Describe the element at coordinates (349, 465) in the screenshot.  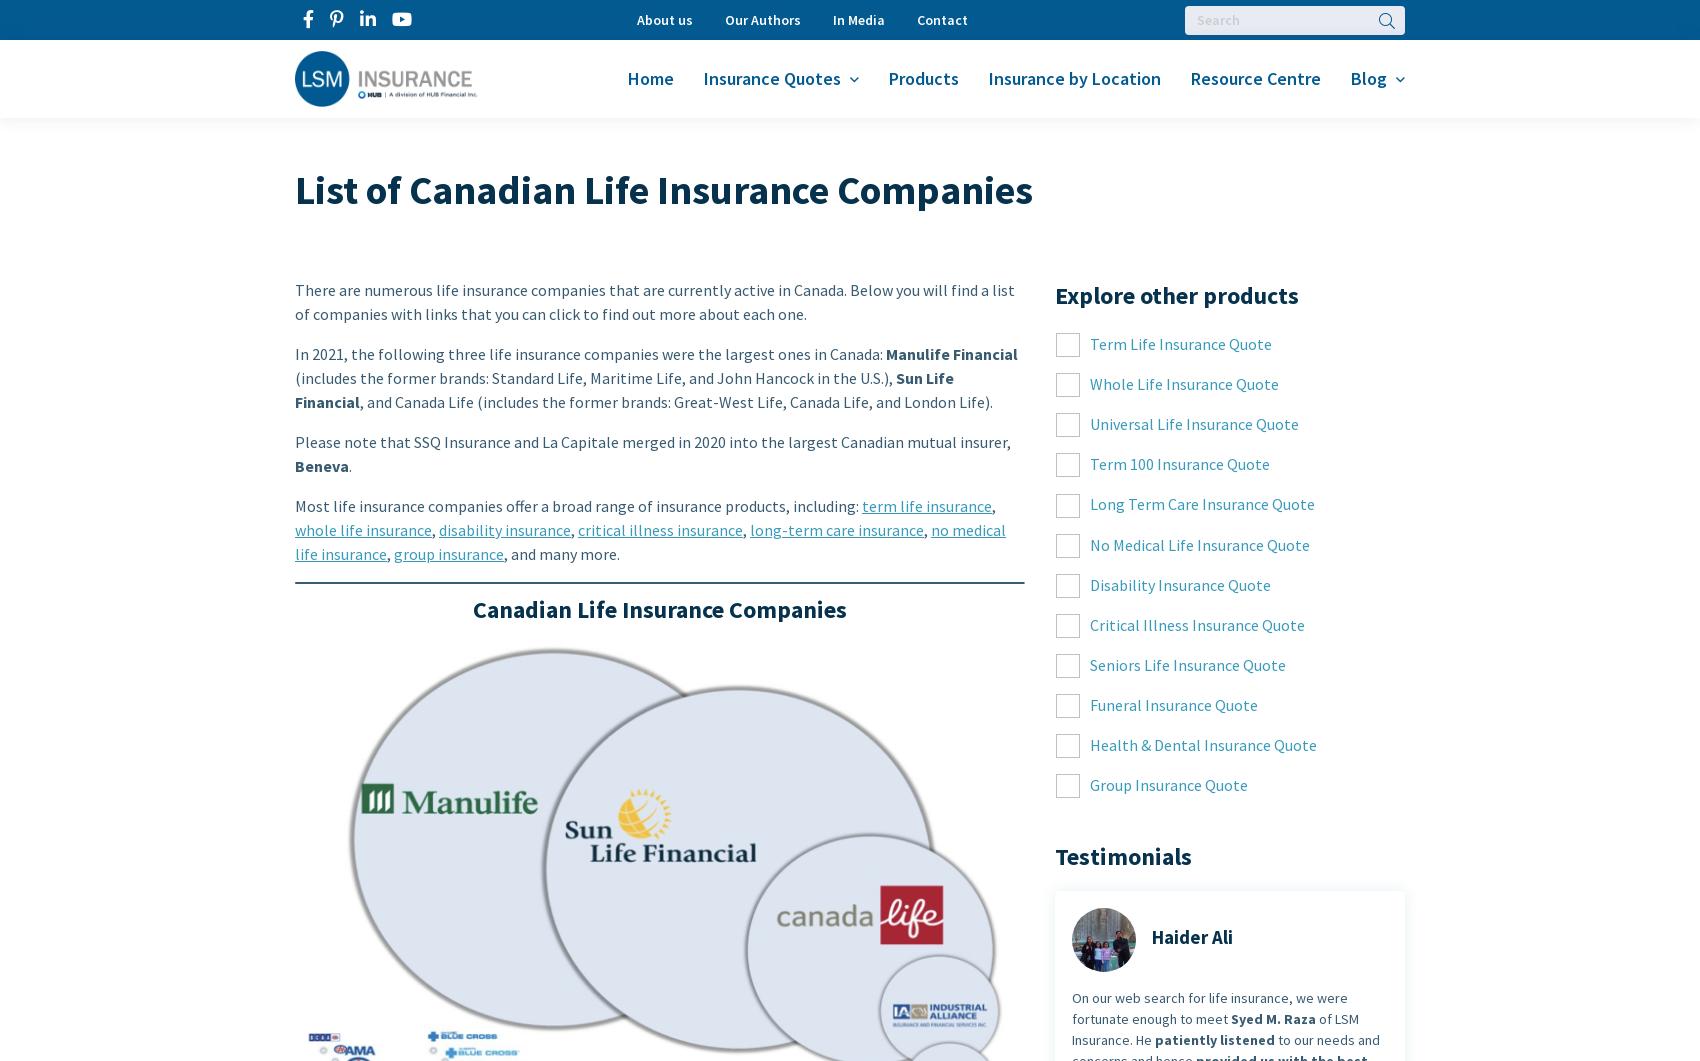
I see `'.'` at that location.